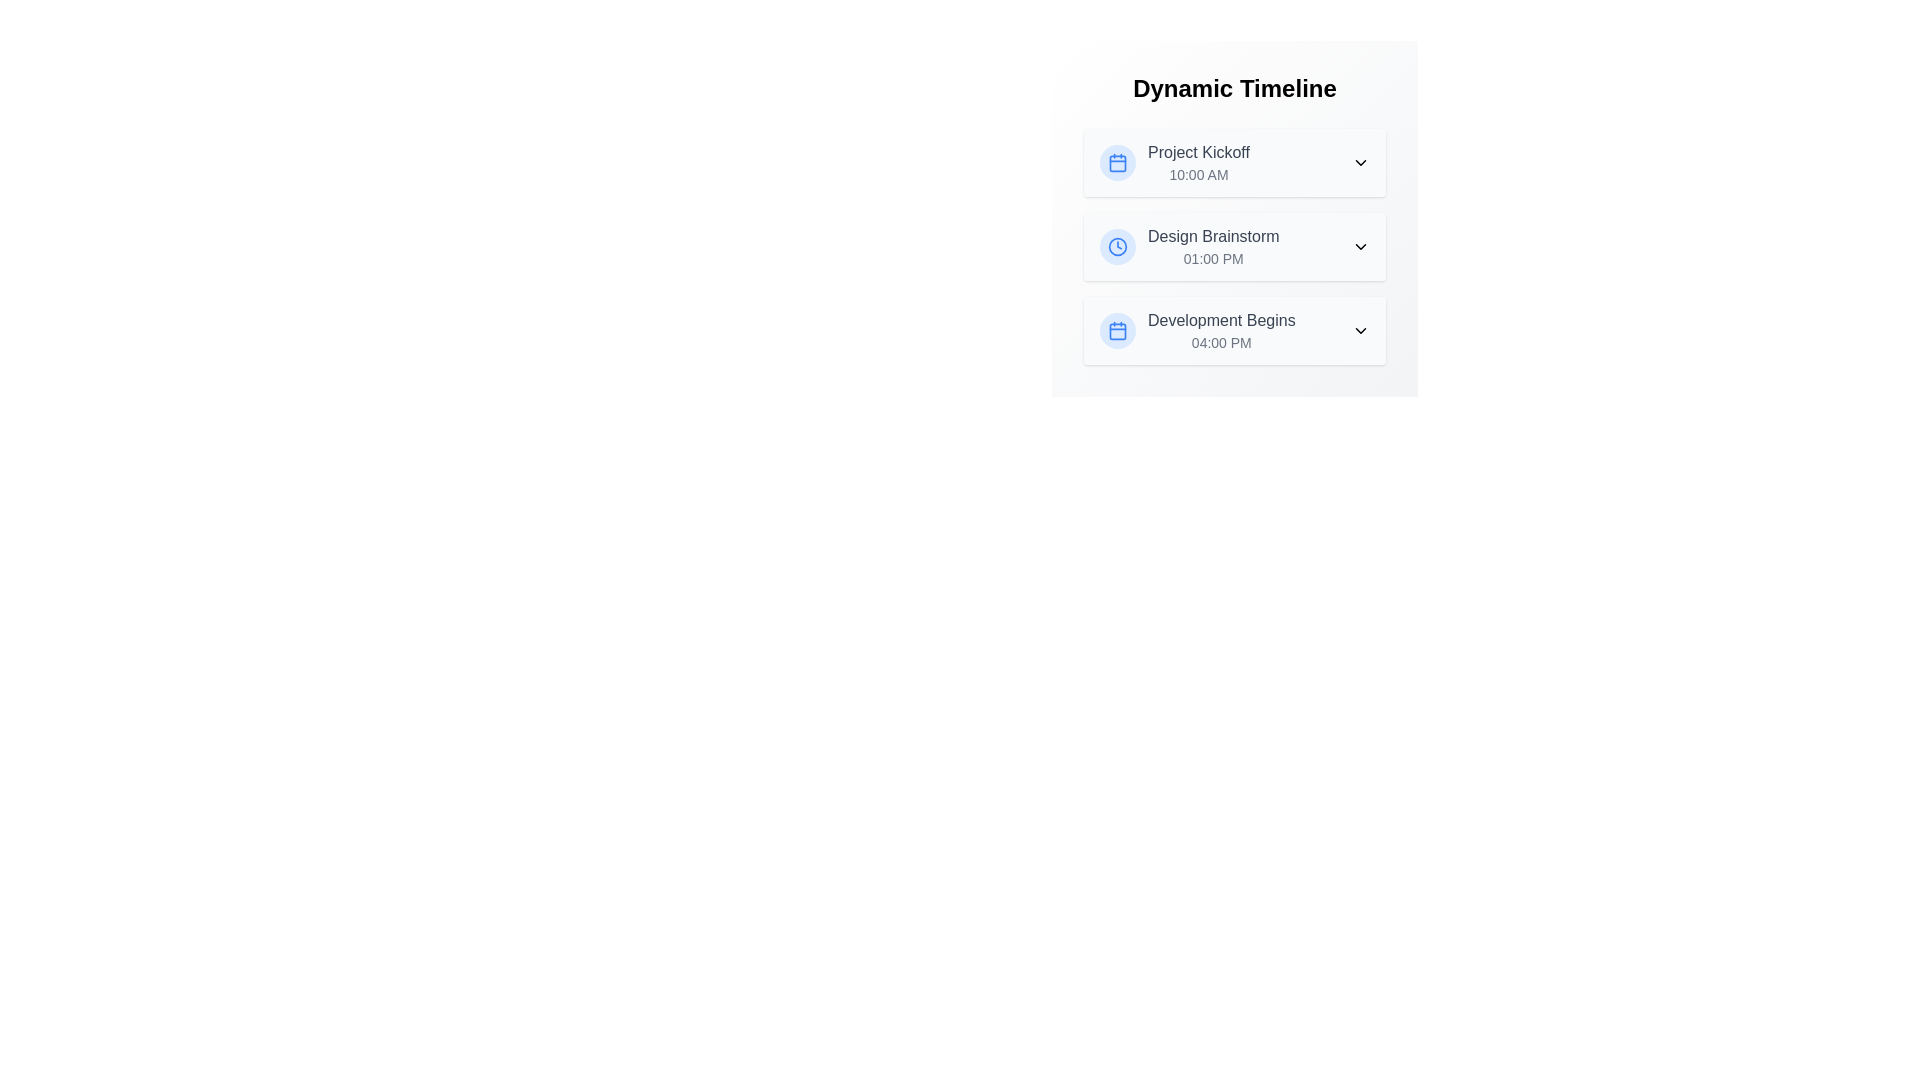 The height and width of the screenshot is (1080, 1920). What do you see at coordinates (1117, 245) in the screenshot?
I see `the circular blue clock icon located in the second row of the 'Dynamic Timeline' component, positioned before the text 'Design Brainstorm' and the time '01:00 PM'` at bounding box center [1117, 245].